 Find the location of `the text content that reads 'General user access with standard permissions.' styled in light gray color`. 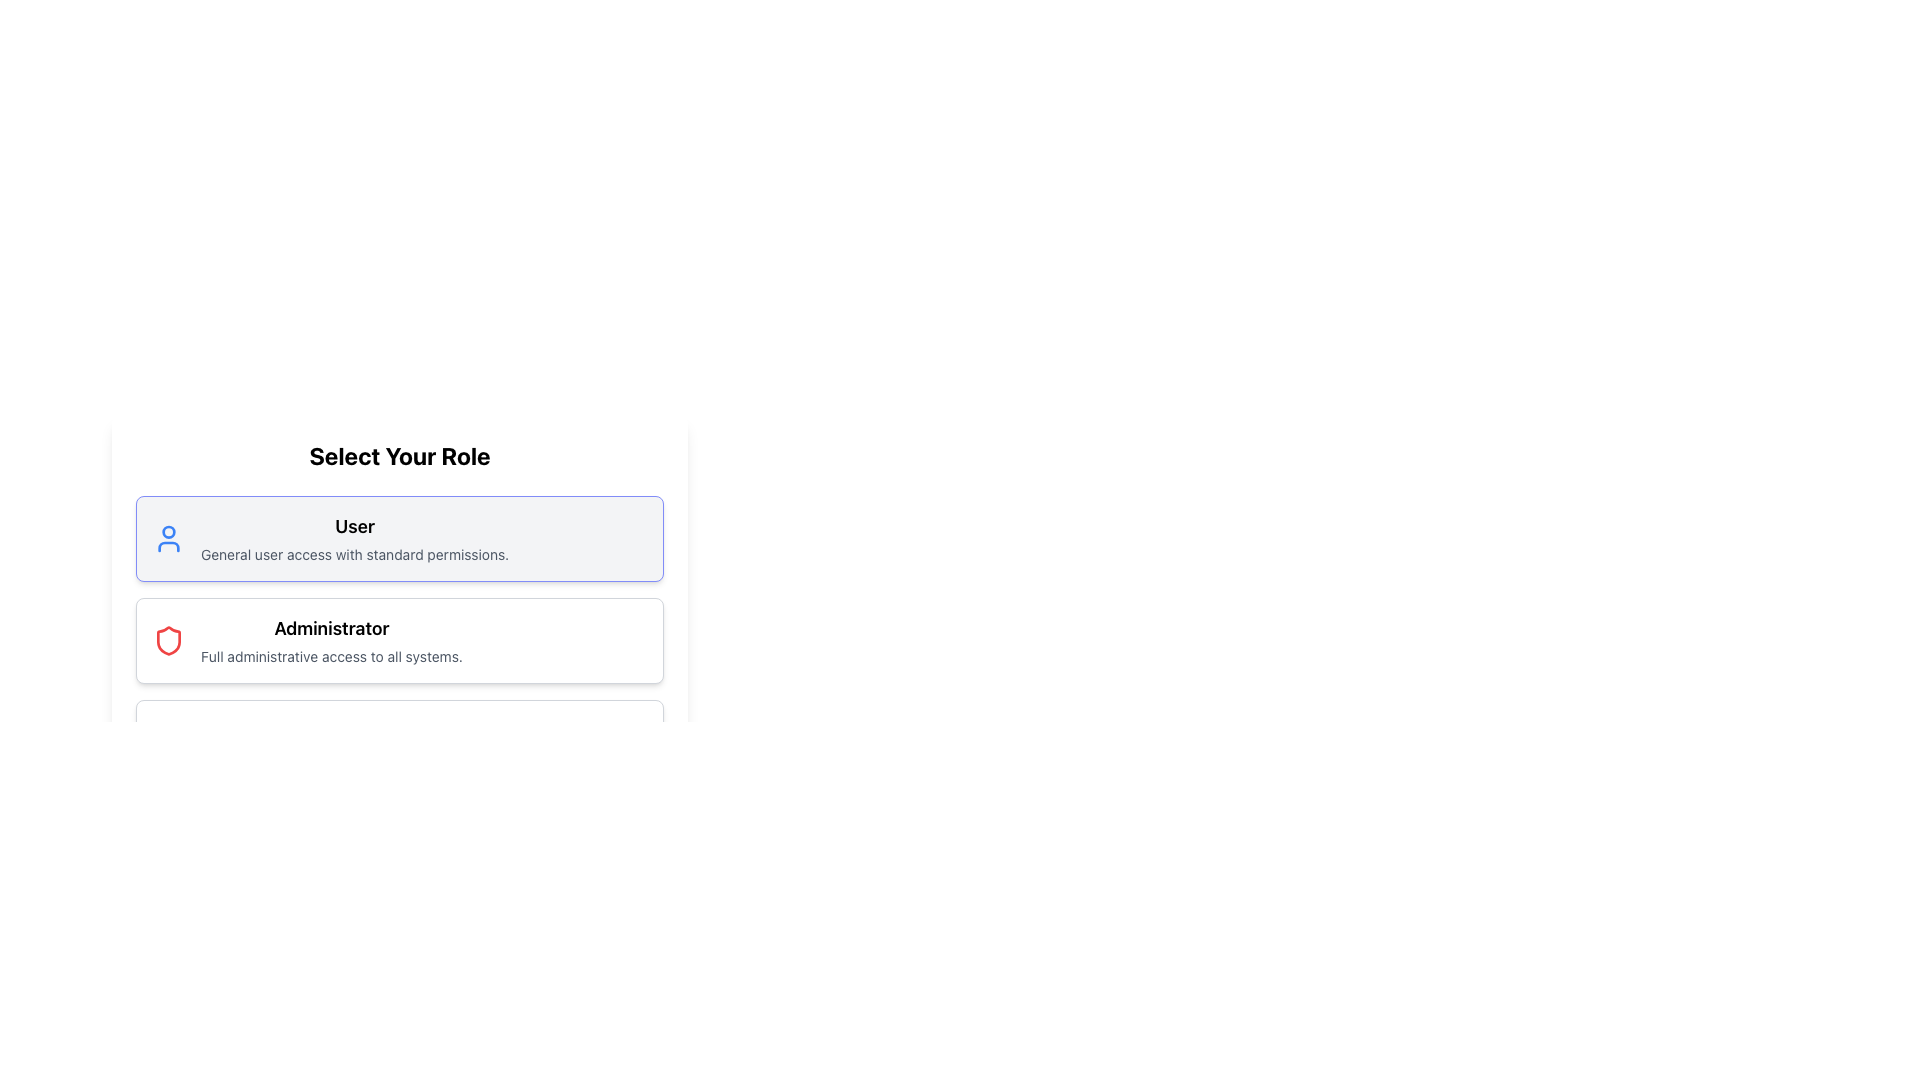

the text content that reads 'General user access with standard permissions.' styled in light gray color is located at coordinates (355, 555).